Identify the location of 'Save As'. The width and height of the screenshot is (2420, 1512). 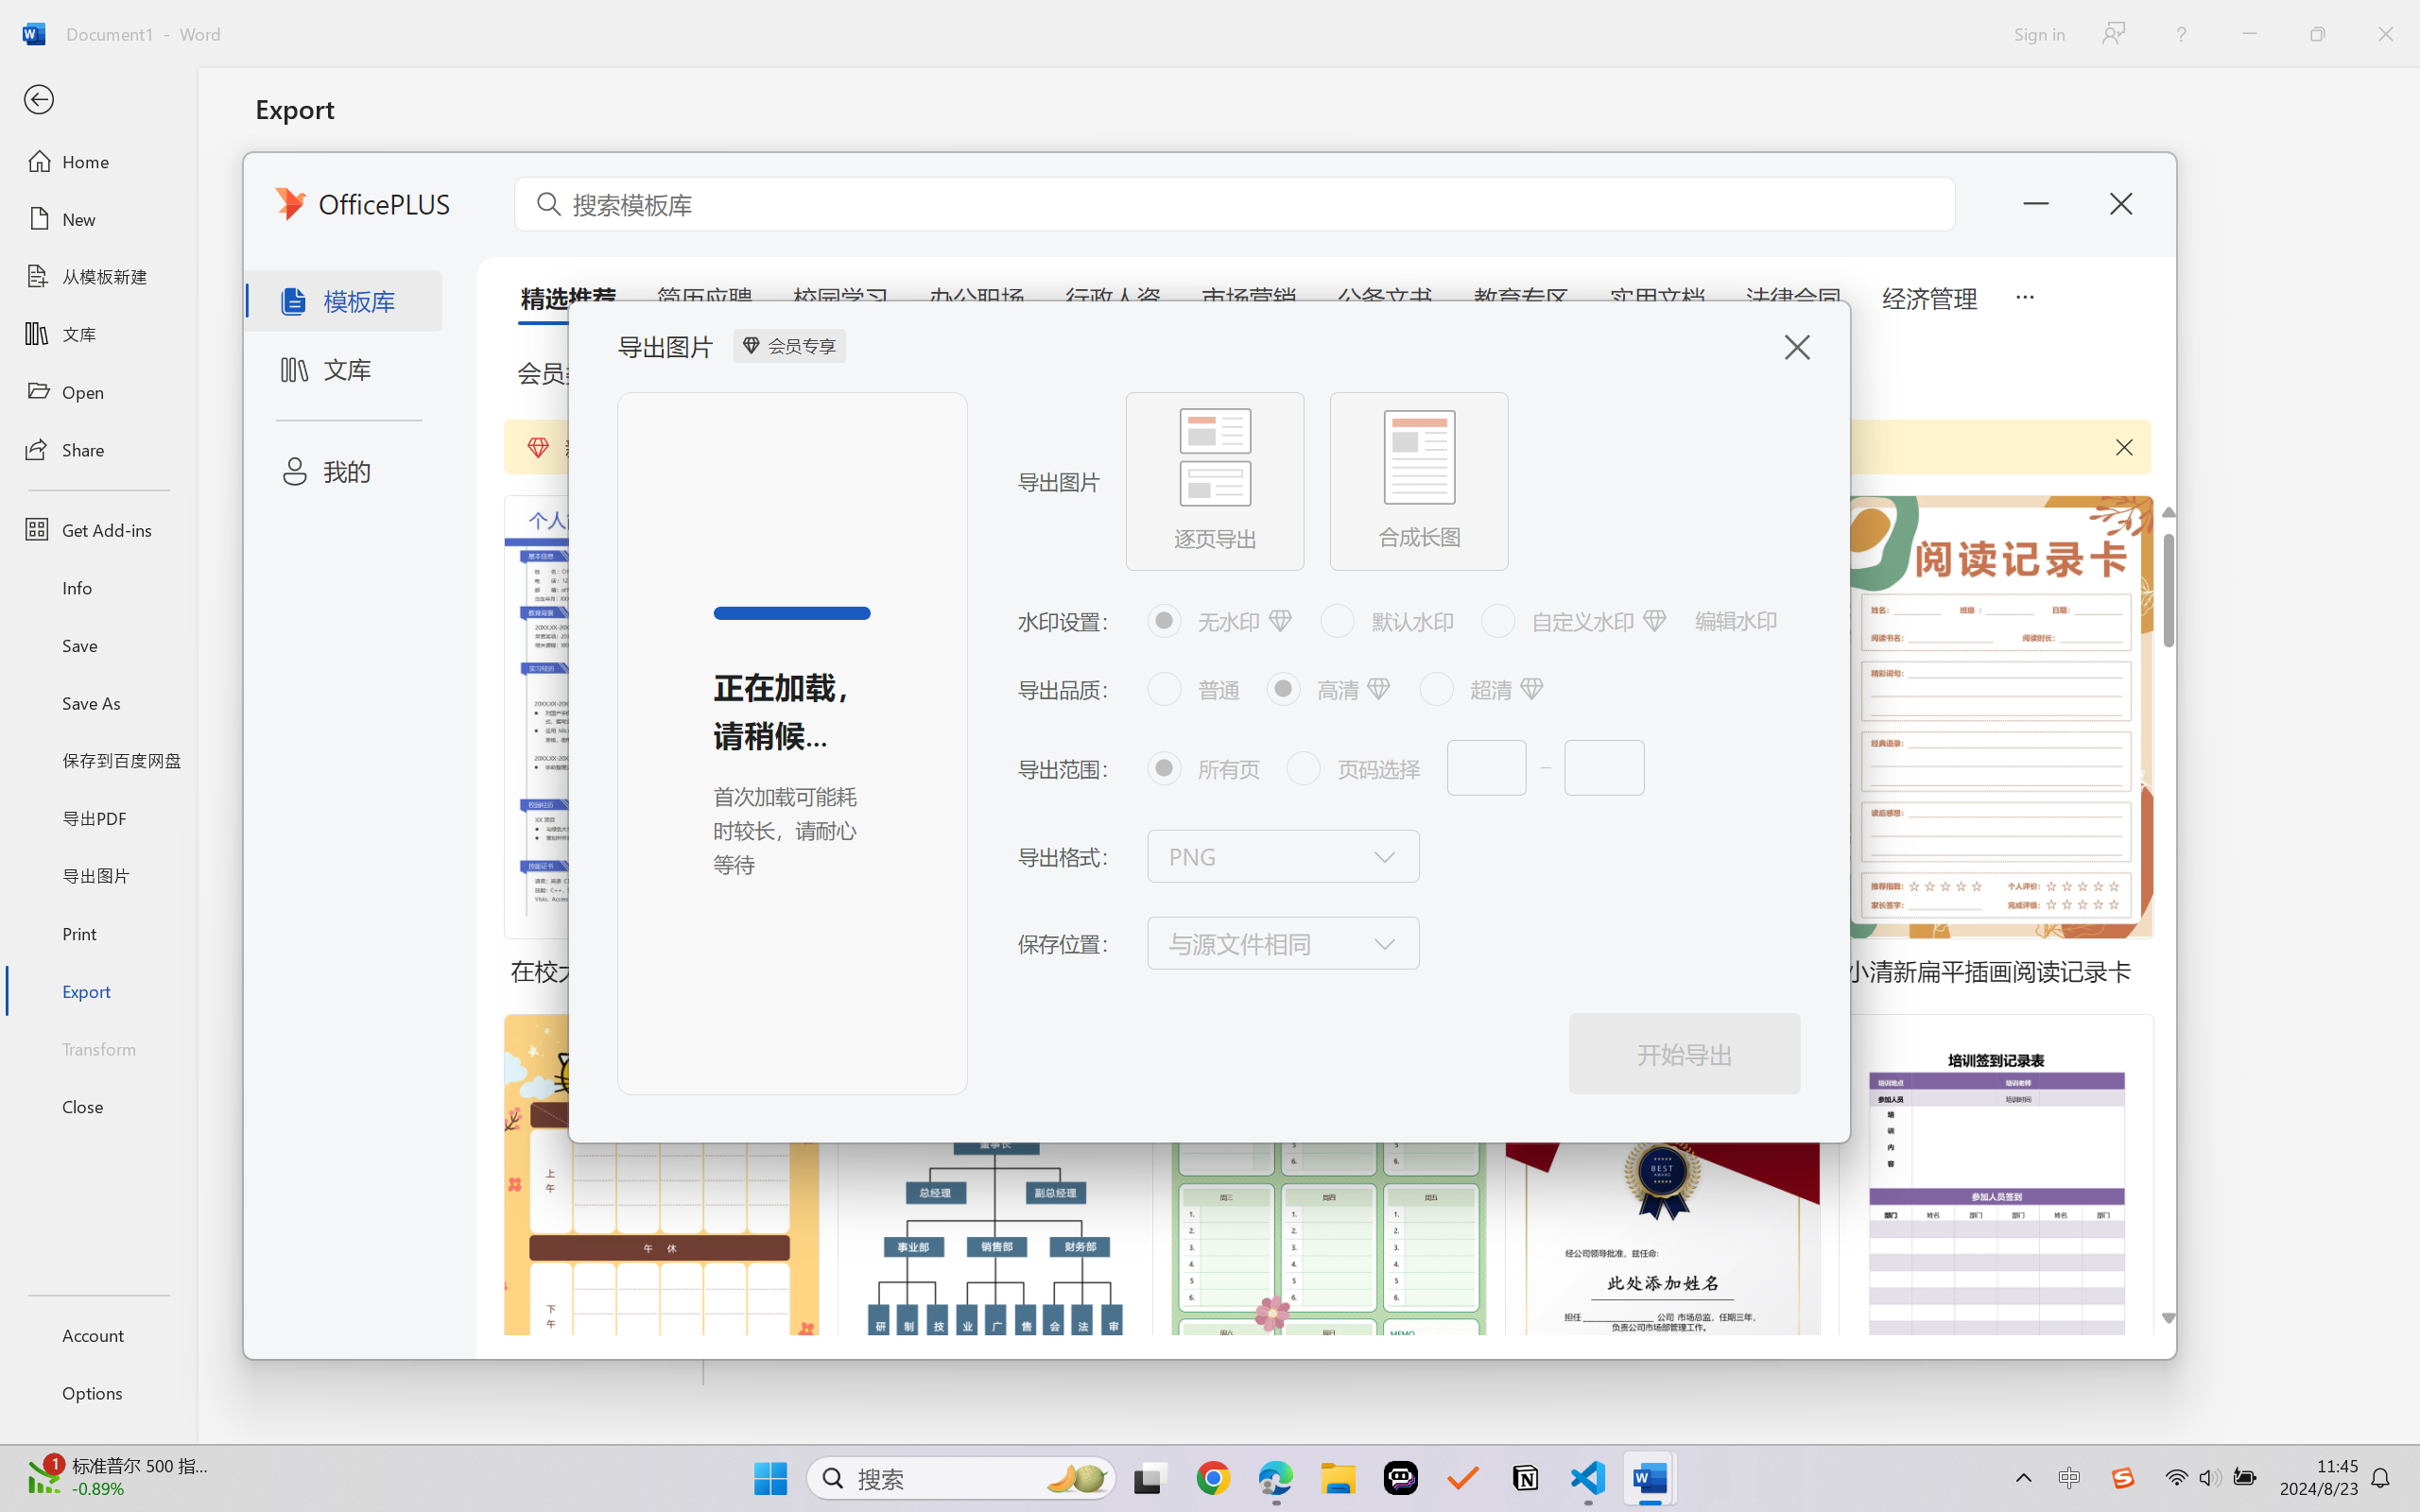
(97, 702).